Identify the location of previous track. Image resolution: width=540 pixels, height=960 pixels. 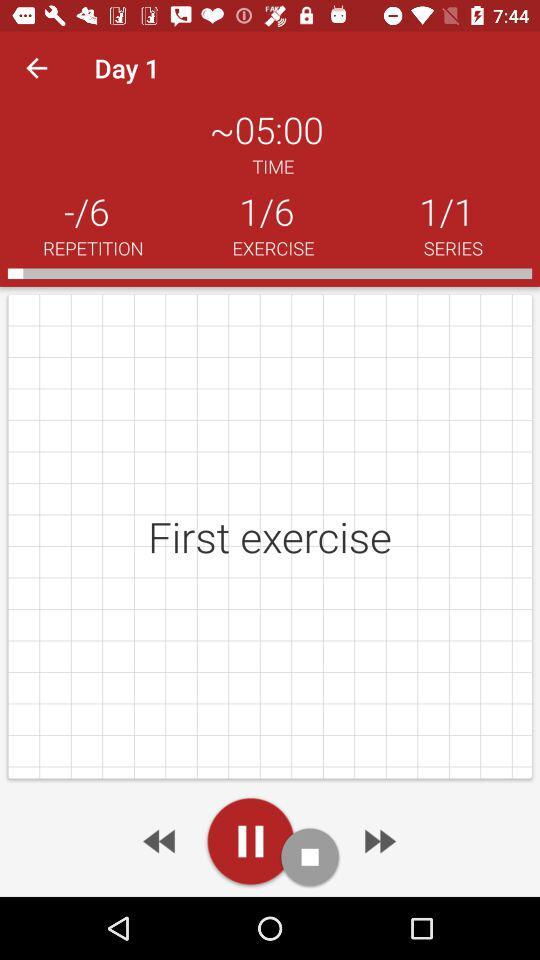
(160, 840).